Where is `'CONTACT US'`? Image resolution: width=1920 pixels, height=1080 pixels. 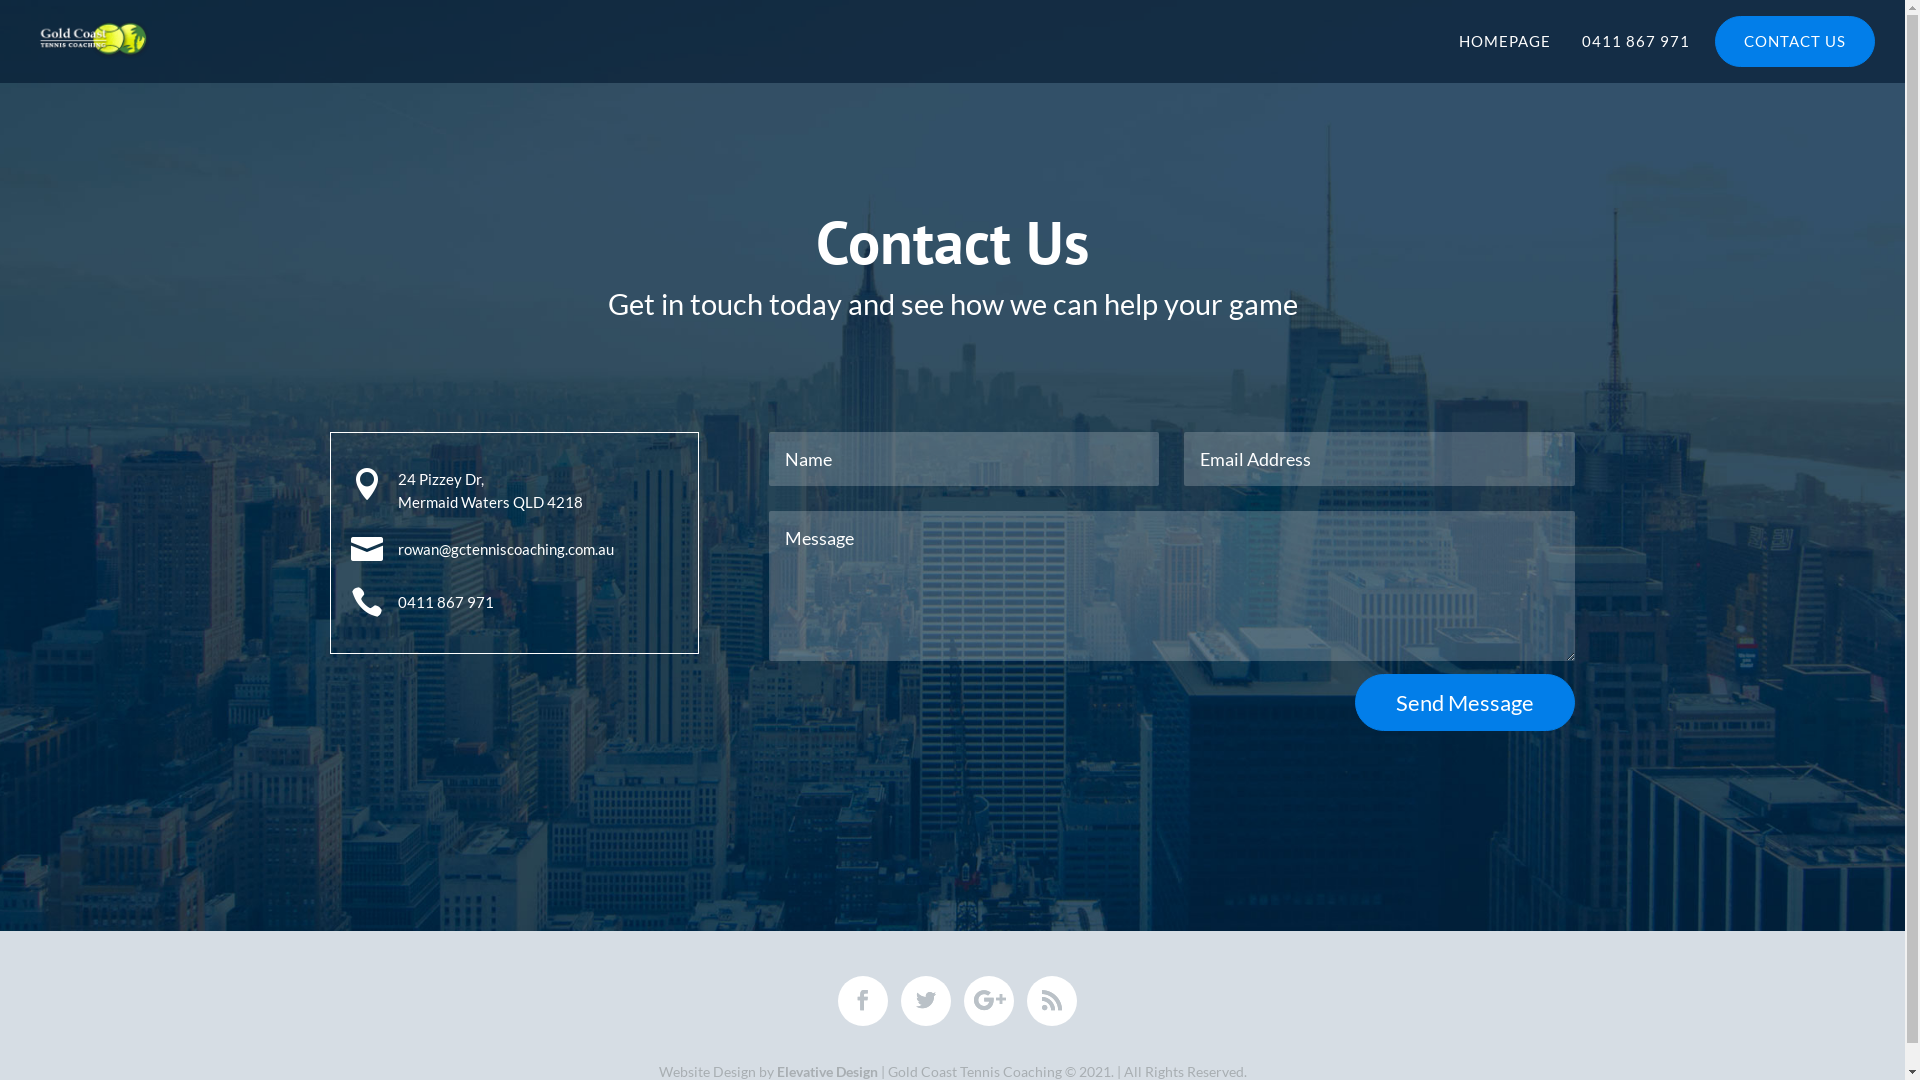 'CONTACT US' is located at coordinates (1715, 45).